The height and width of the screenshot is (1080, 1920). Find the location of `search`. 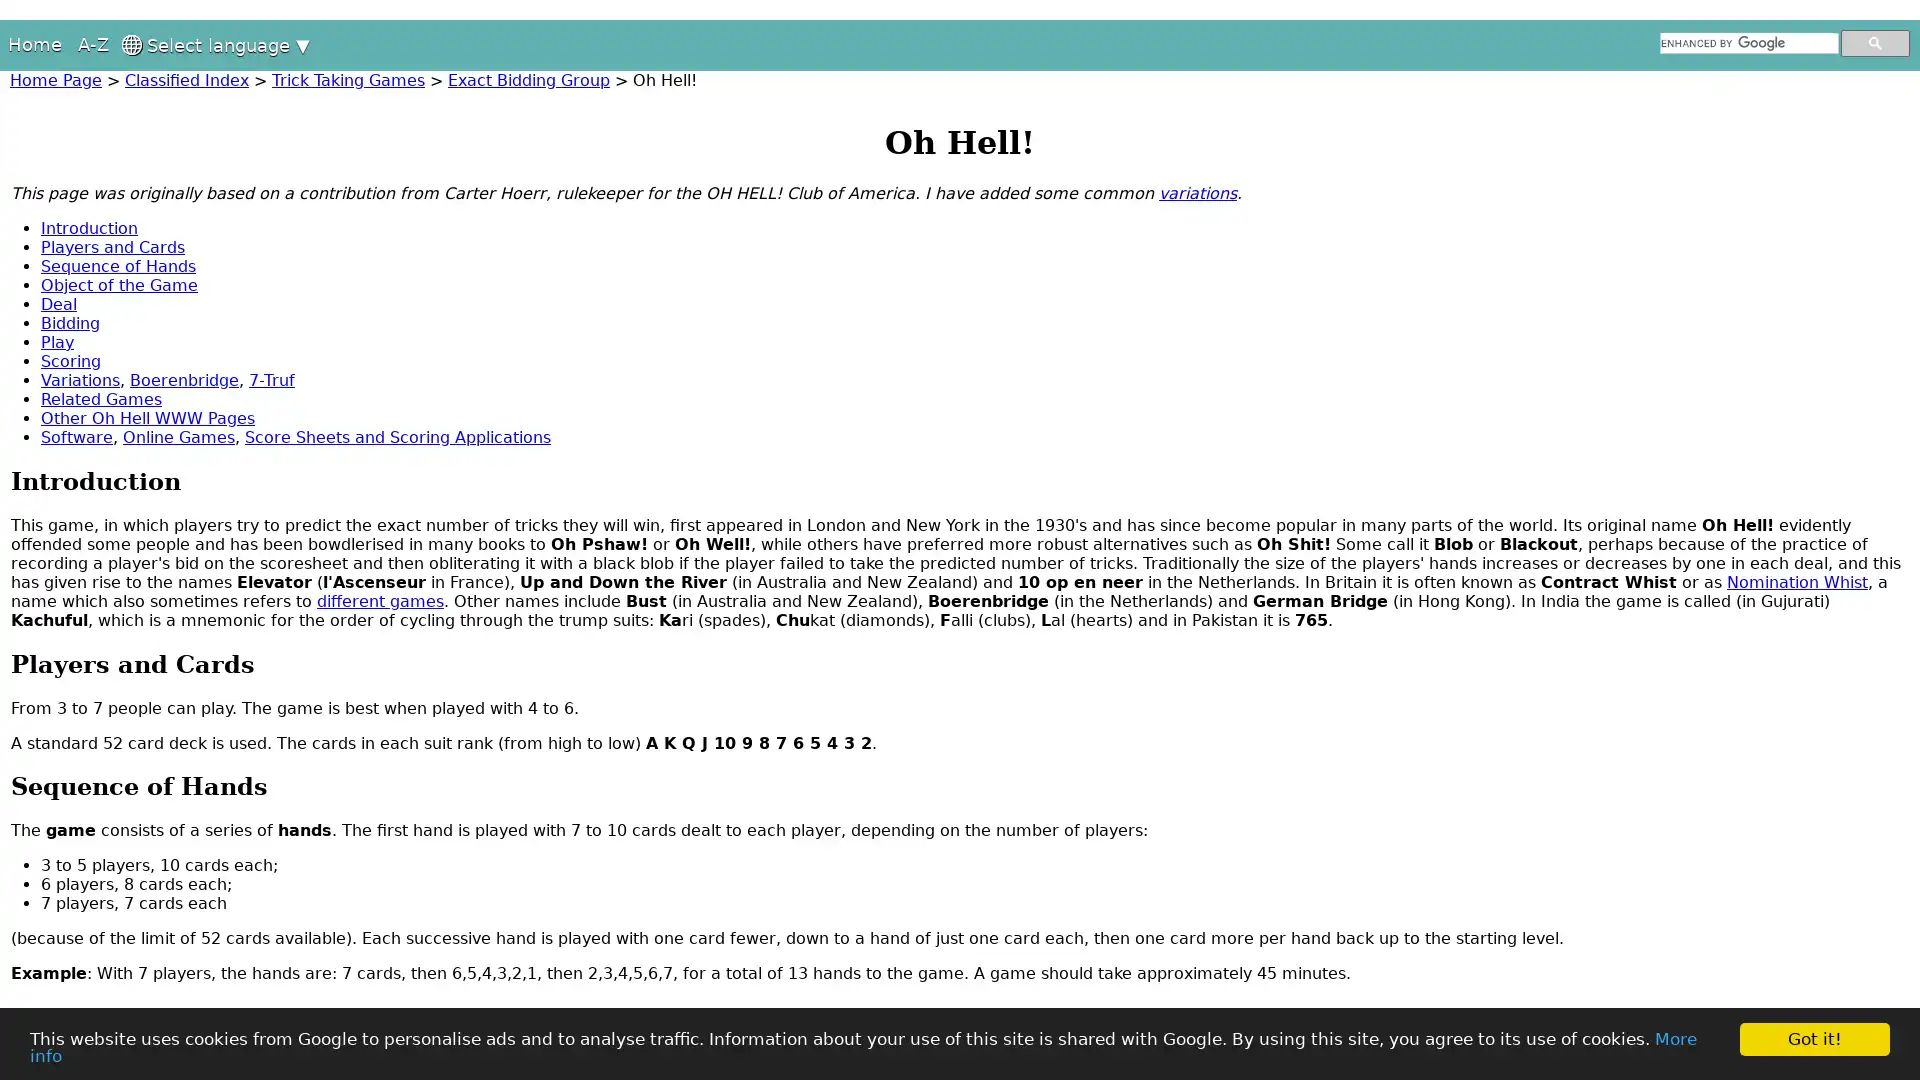

search is located at coordinates (1874, 43).